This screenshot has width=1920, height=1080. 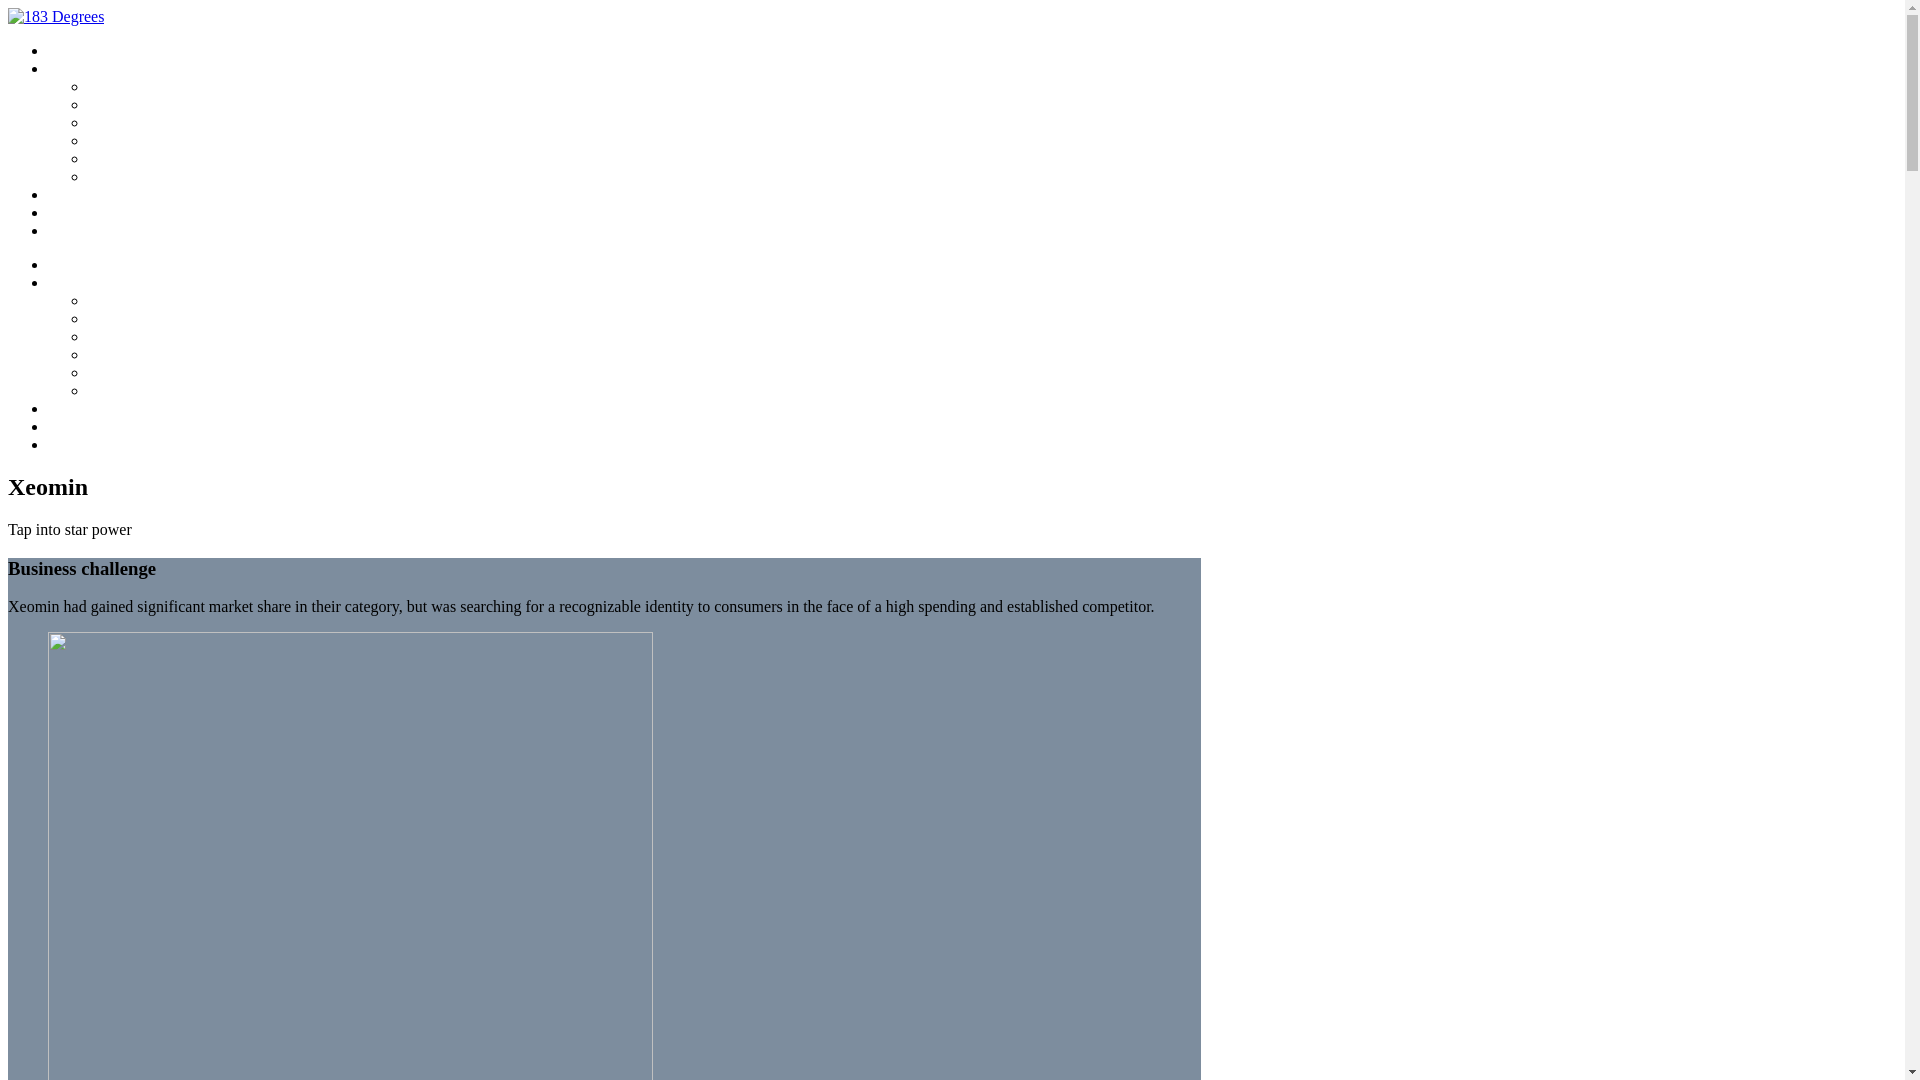 I want to click on 'Why 183', so click(x=75, y=49).